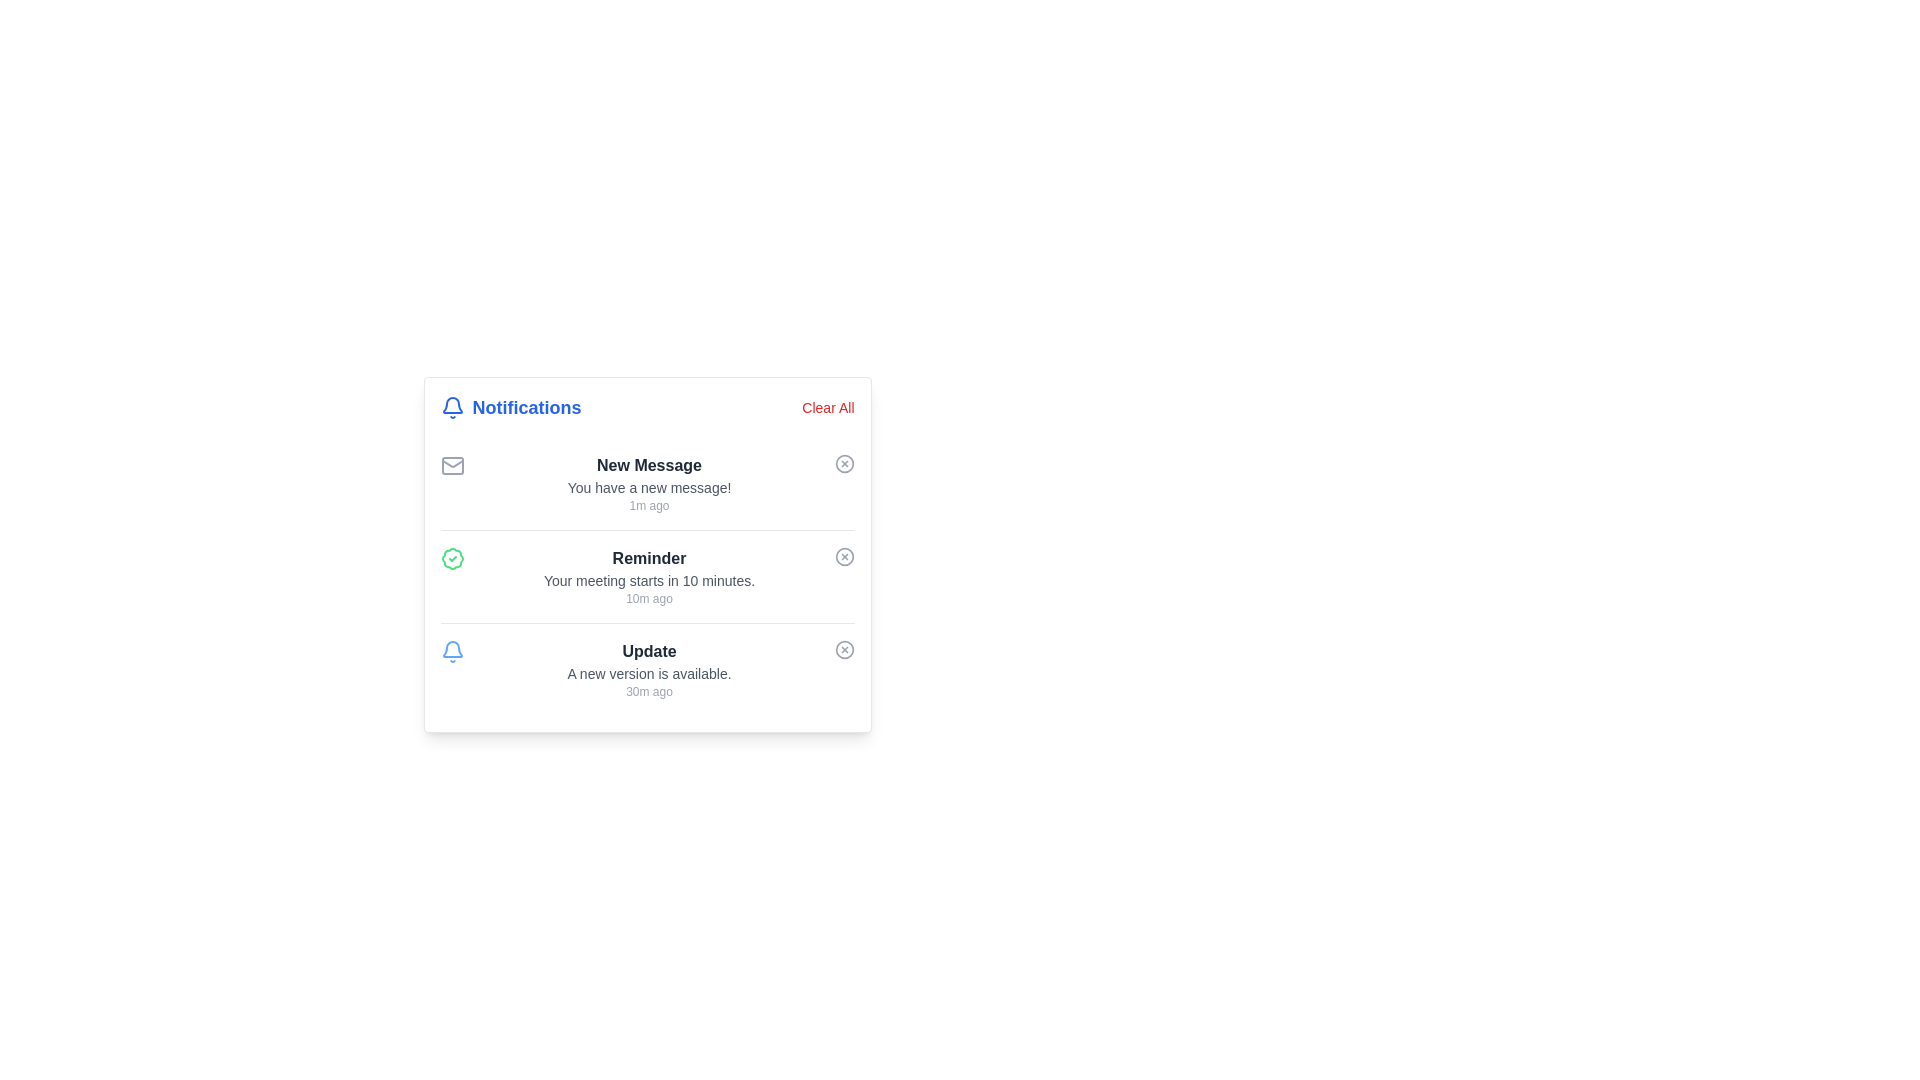  I want to click on the Notification Card that informs users about an upcoming meeting, located in the middle of a notification list, to interact with it, so click(647, 576).